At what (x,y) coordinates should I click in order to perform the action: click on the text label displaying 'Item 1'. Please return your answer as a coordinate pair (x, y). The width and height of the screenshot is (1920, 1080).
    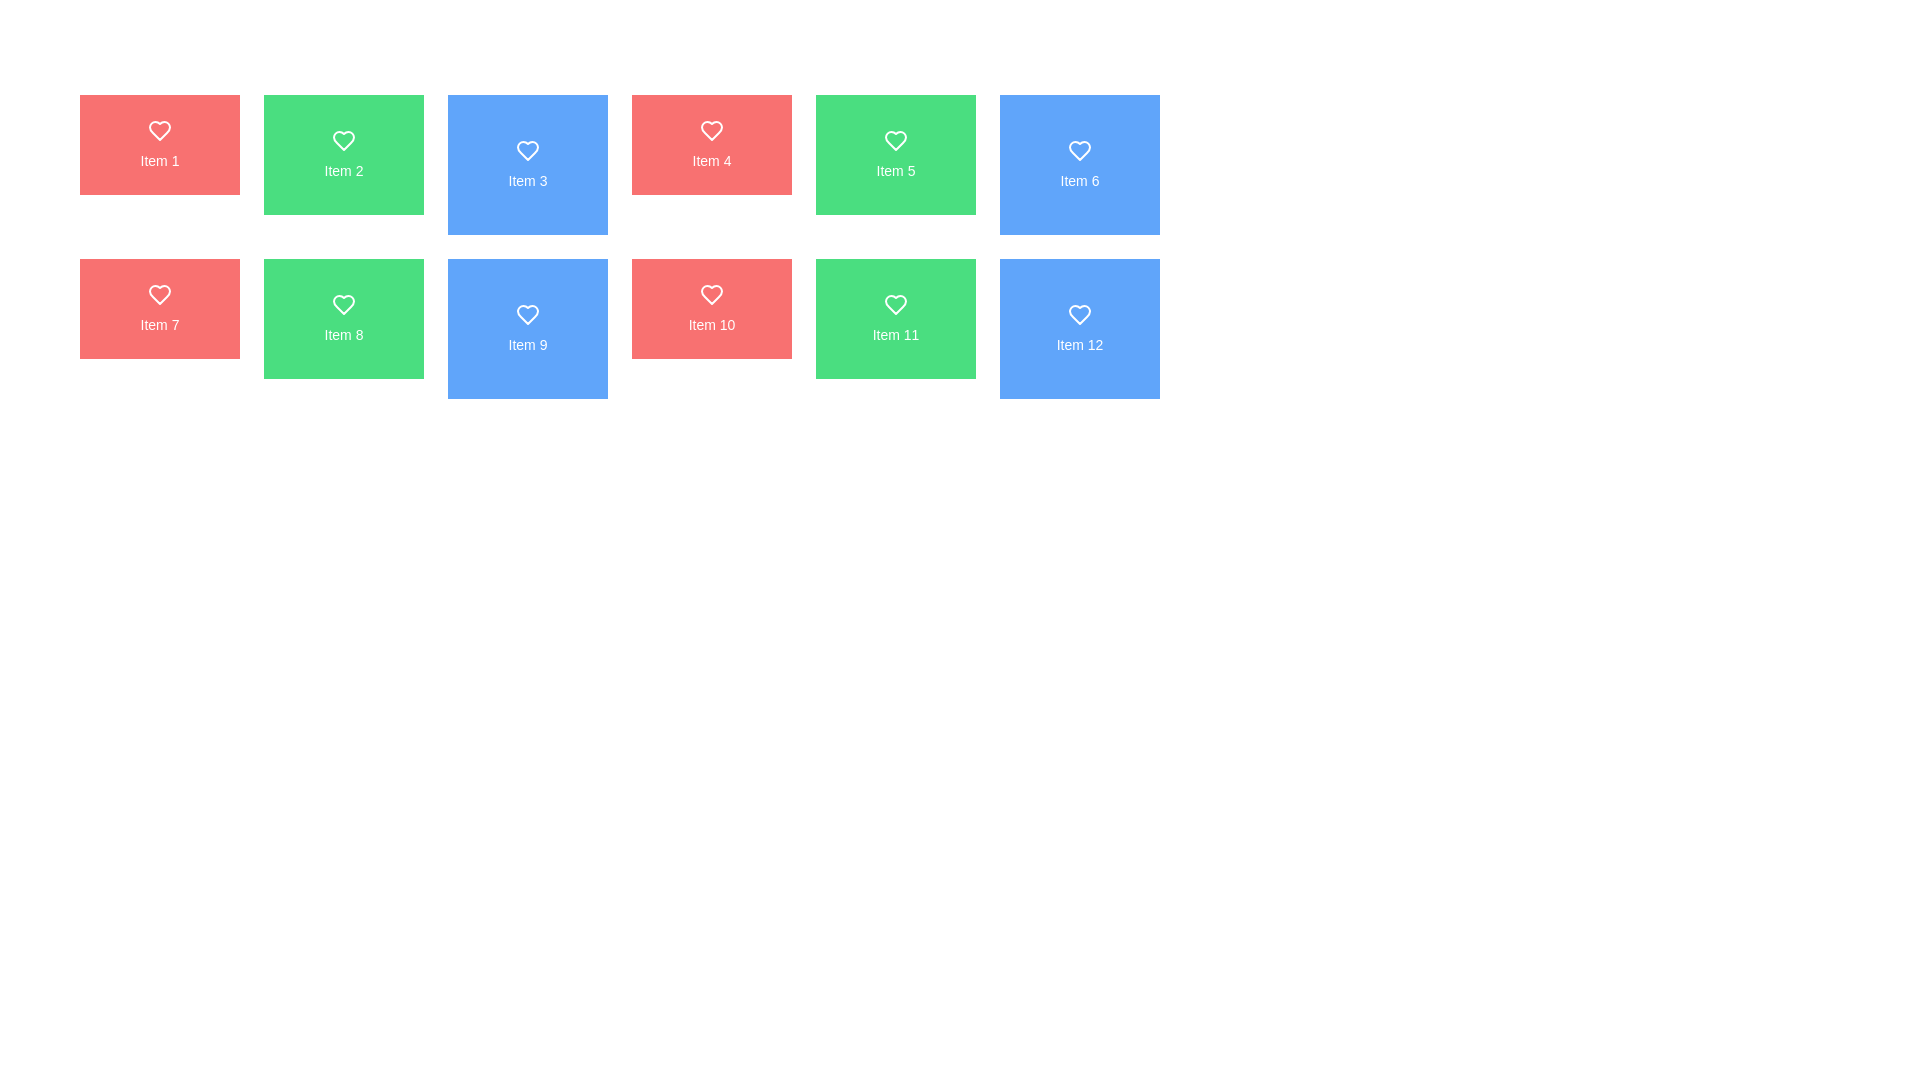
    Looking at the image, I should click on (158, 160).